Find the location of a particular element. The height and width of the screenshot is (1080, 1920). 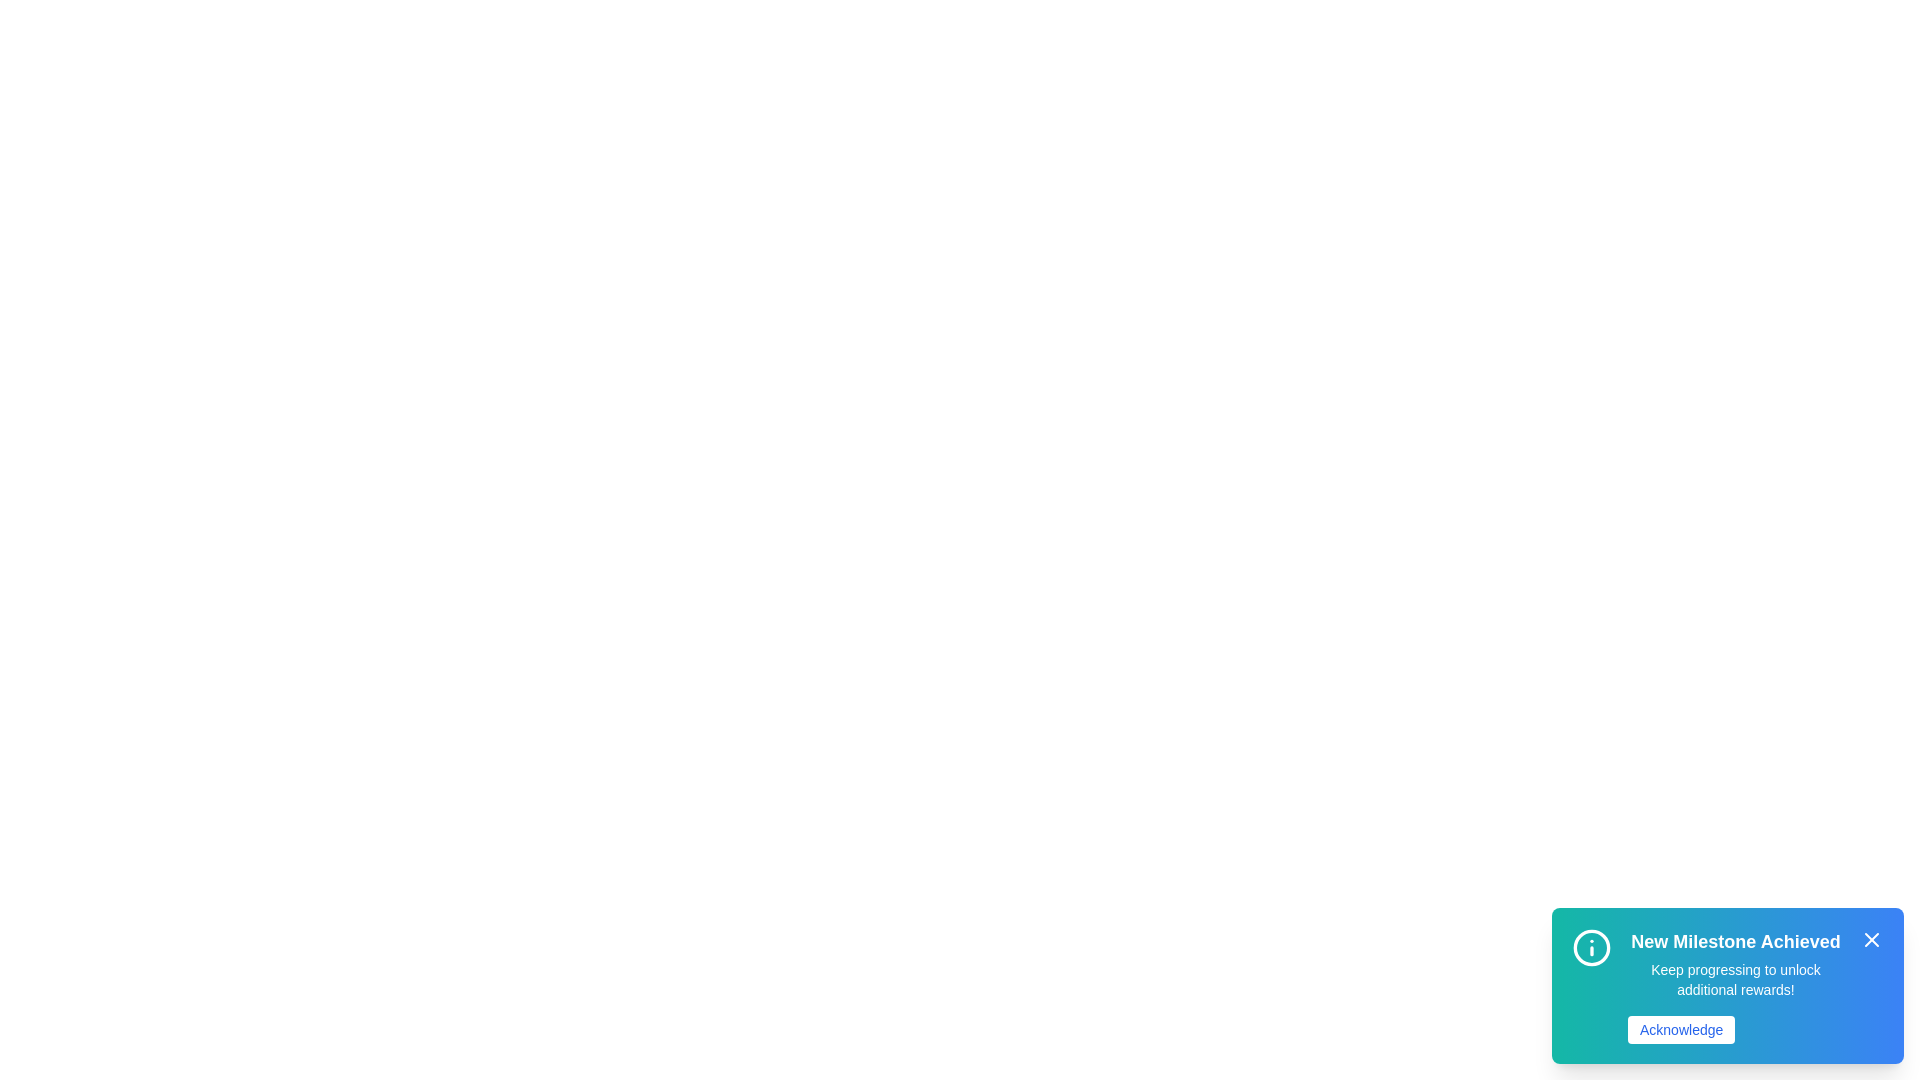

the informational icon in the snackbar is located at coordinates (1591, 947).